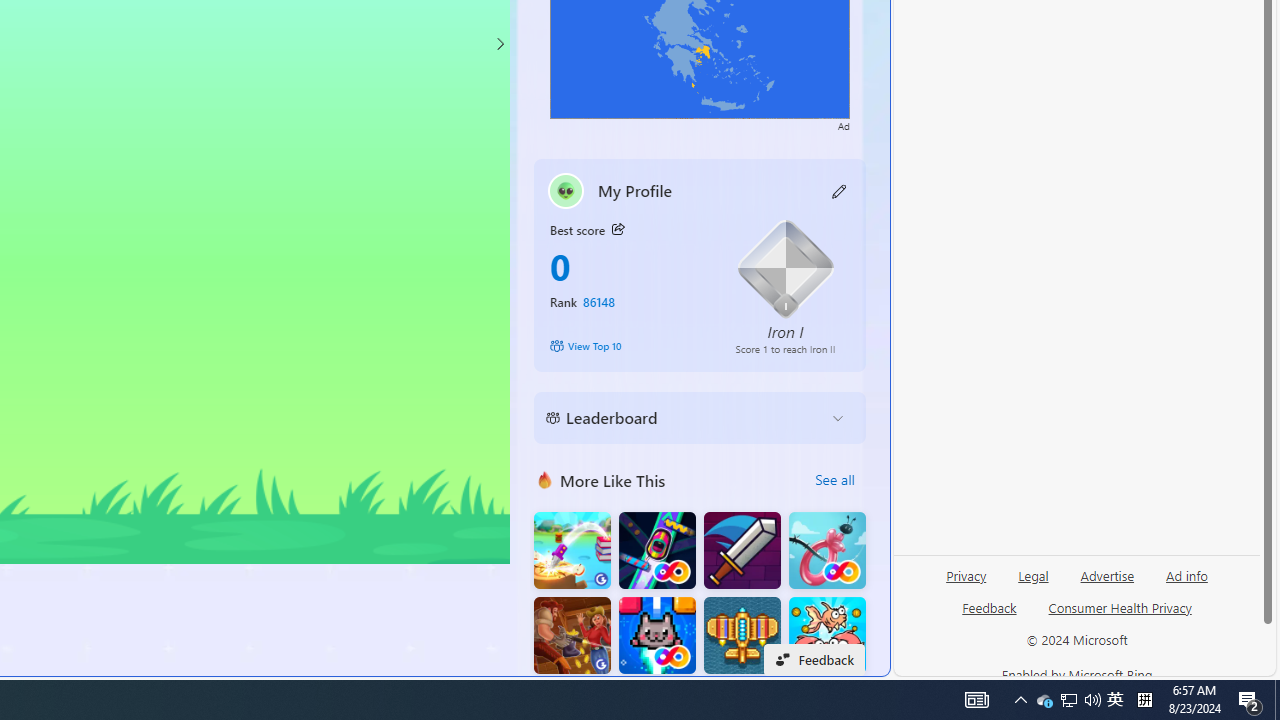  What do you see at coordinates (564, 190) in the screenshot?
I see `'""'` at bounding box center [564, 190].